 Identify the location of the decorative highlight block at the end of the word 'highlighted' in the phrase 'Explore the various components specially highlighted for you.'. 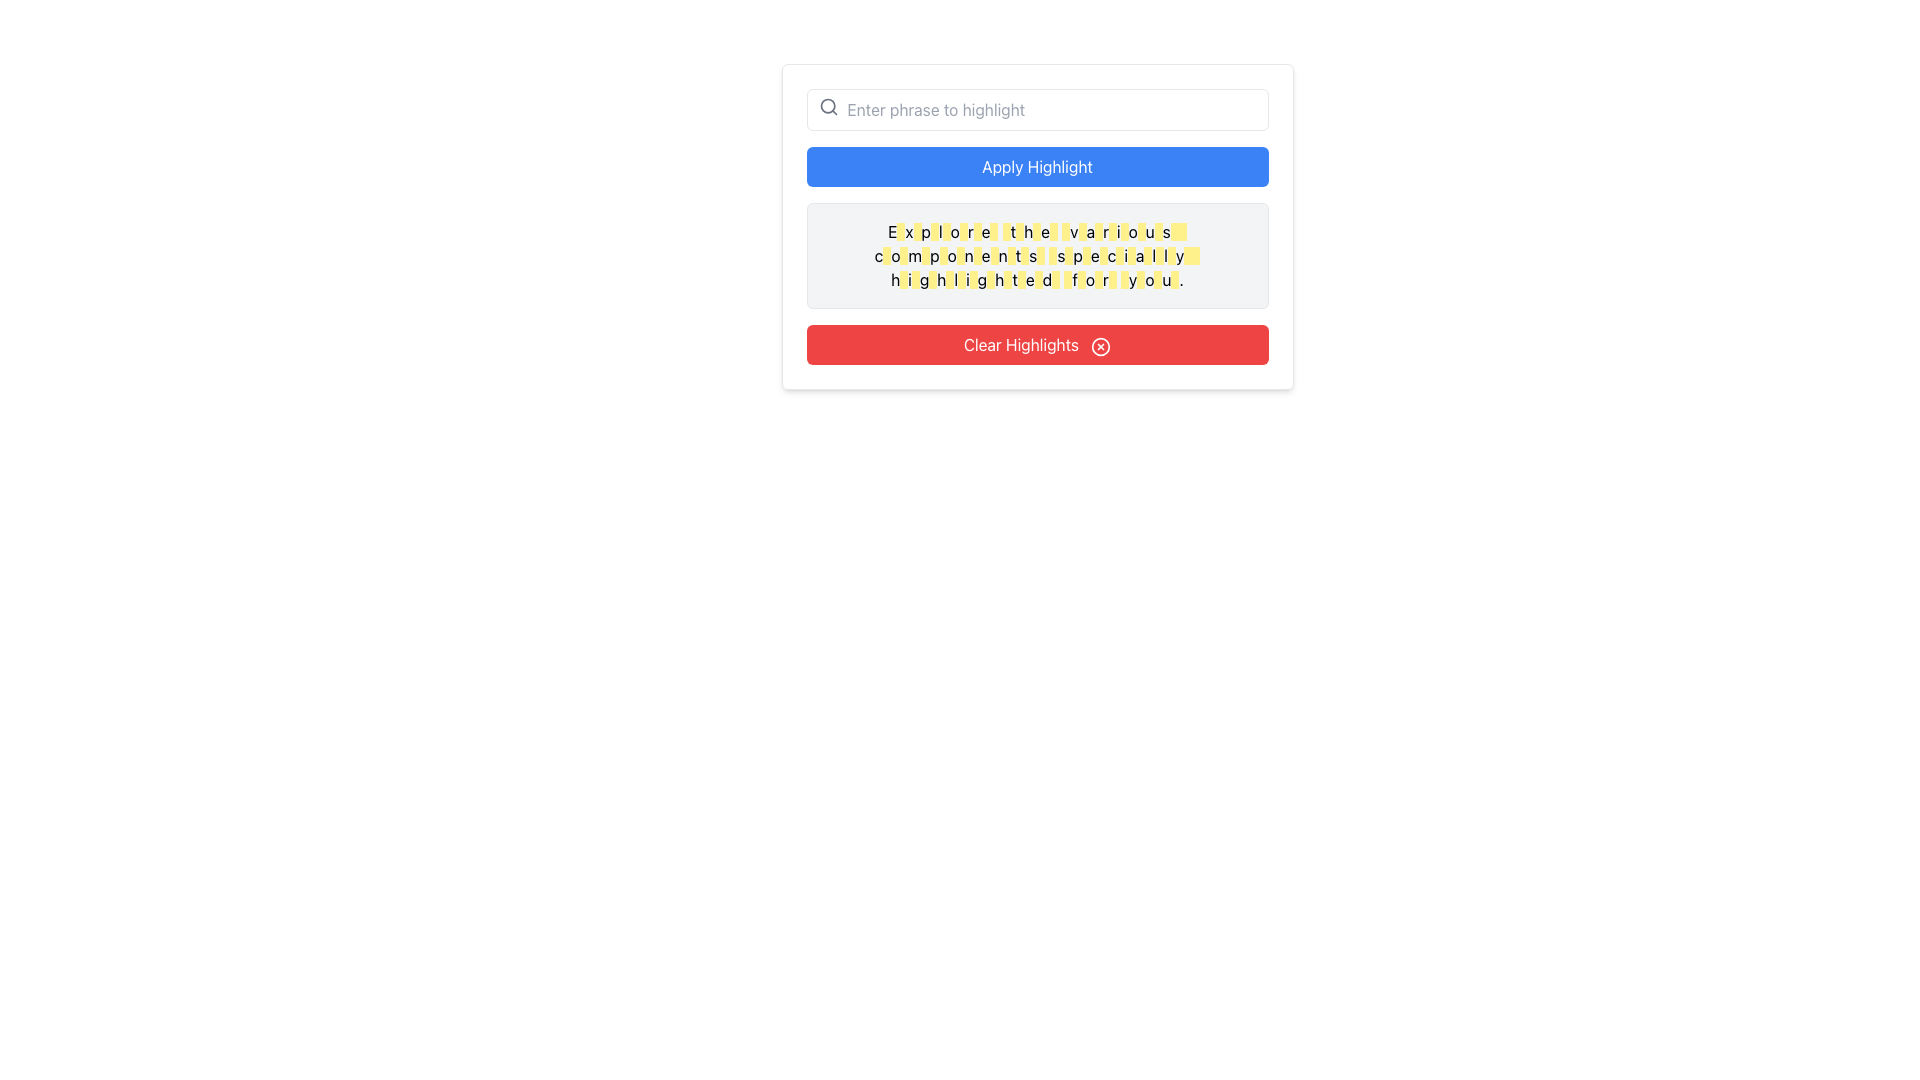
(973, 280).